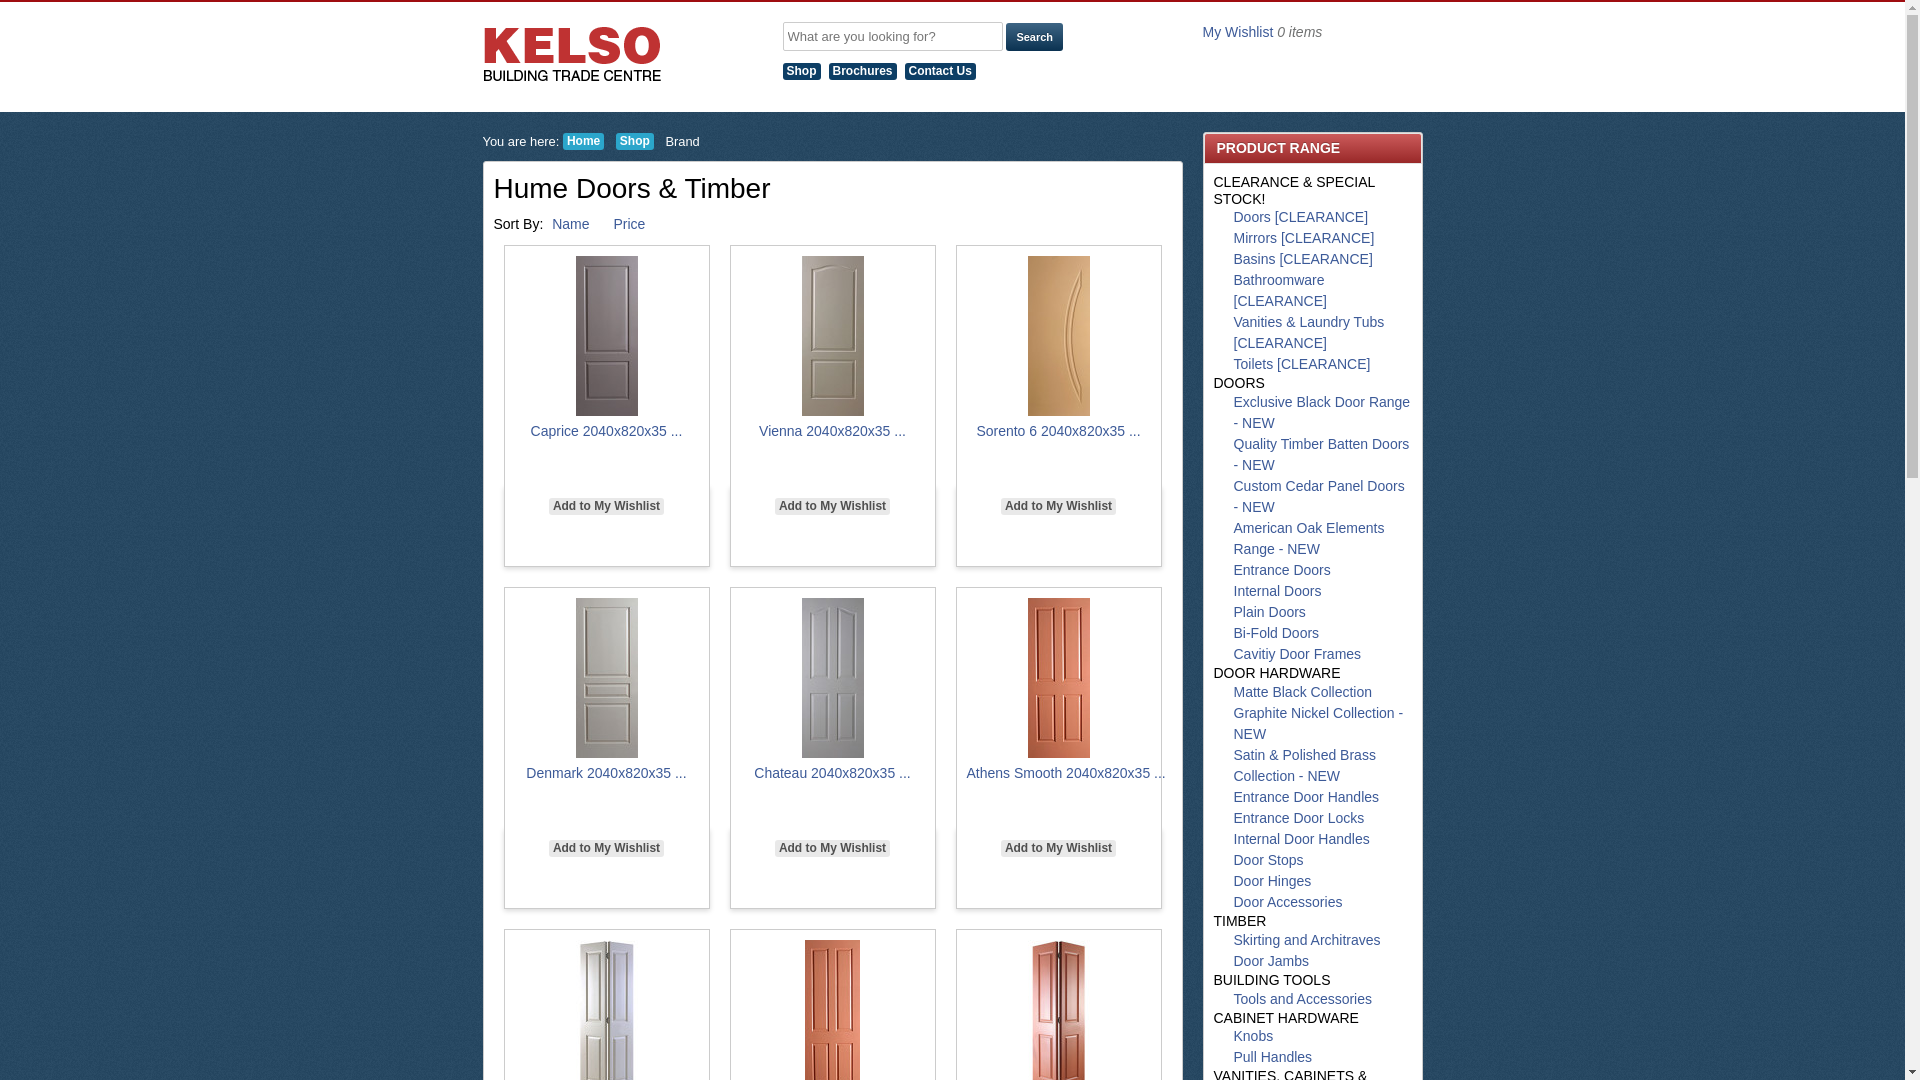 This screenshot has height=1080, width=1920. I want to click on 'Contact Us', so click(943, 69).